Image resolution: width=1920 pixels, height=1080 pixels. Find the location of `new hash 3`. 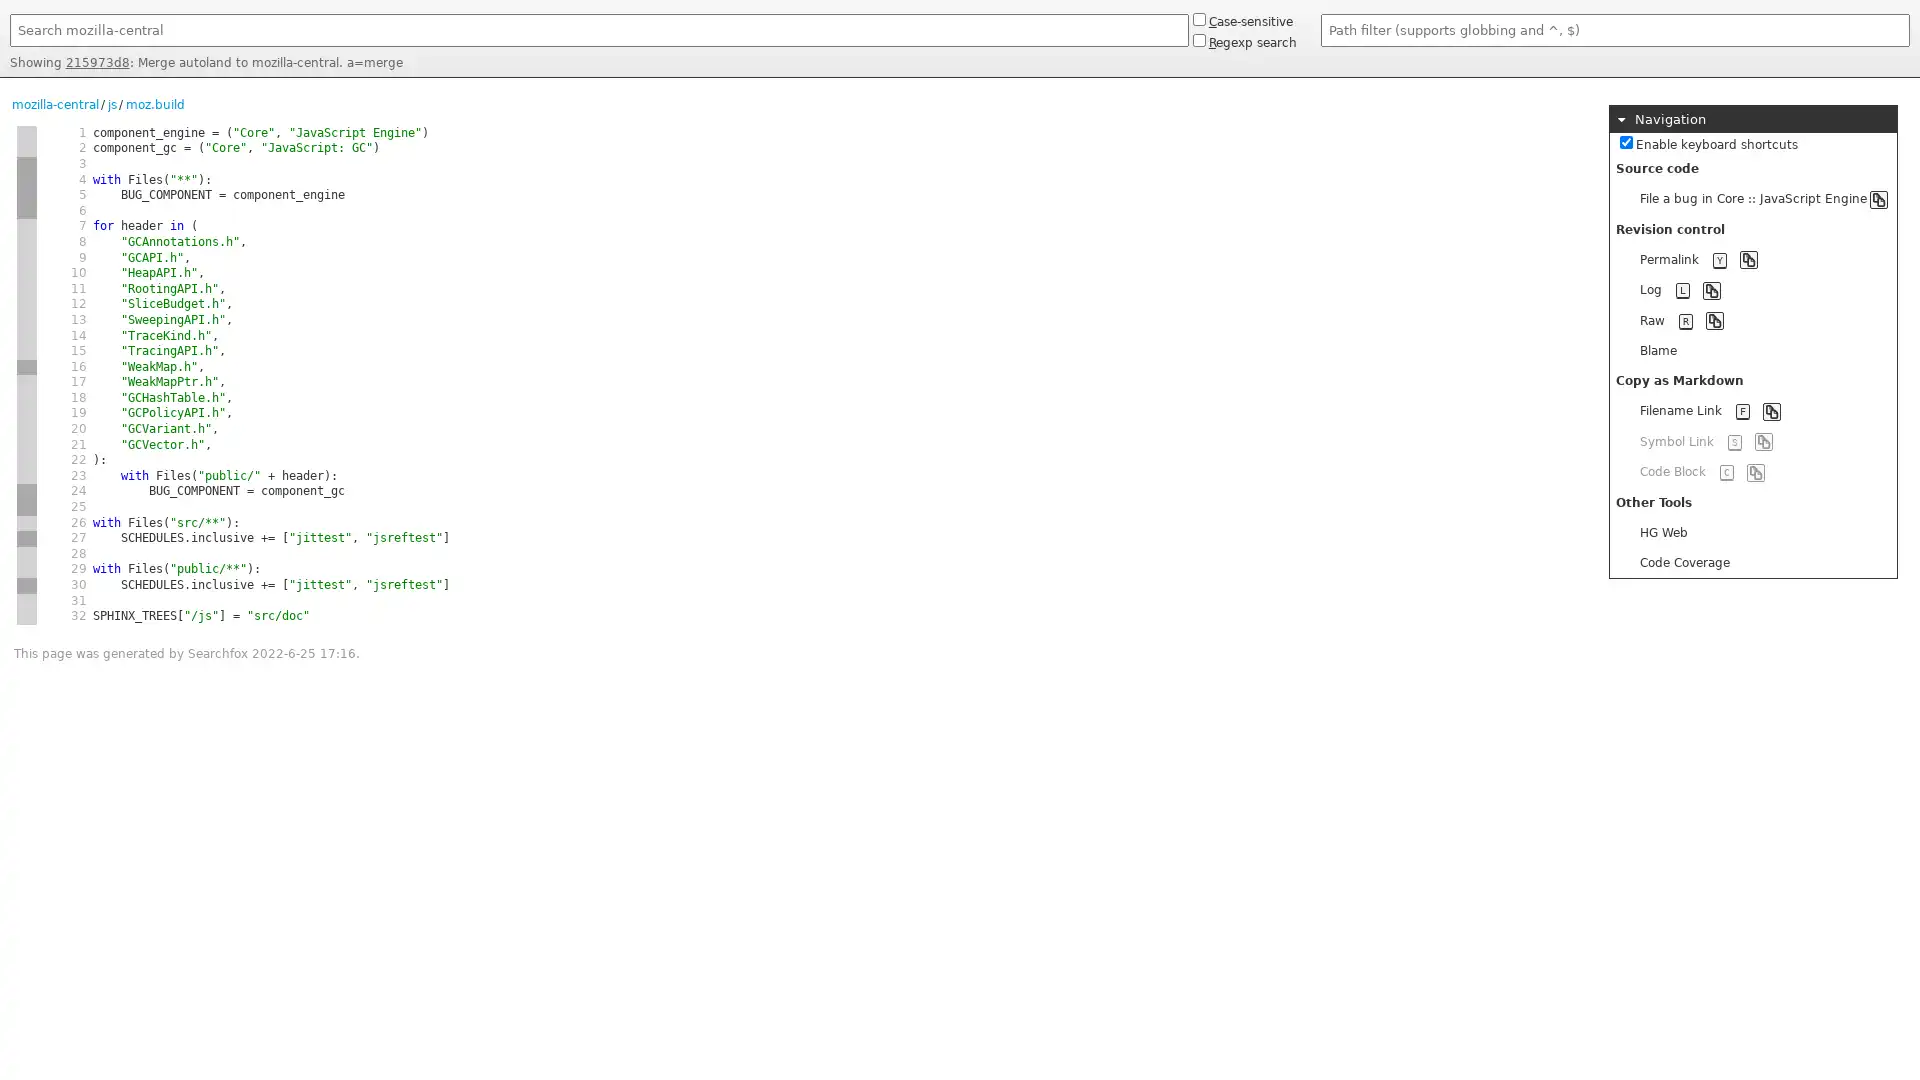

new hash 3 is located at coordinates (27, 366).